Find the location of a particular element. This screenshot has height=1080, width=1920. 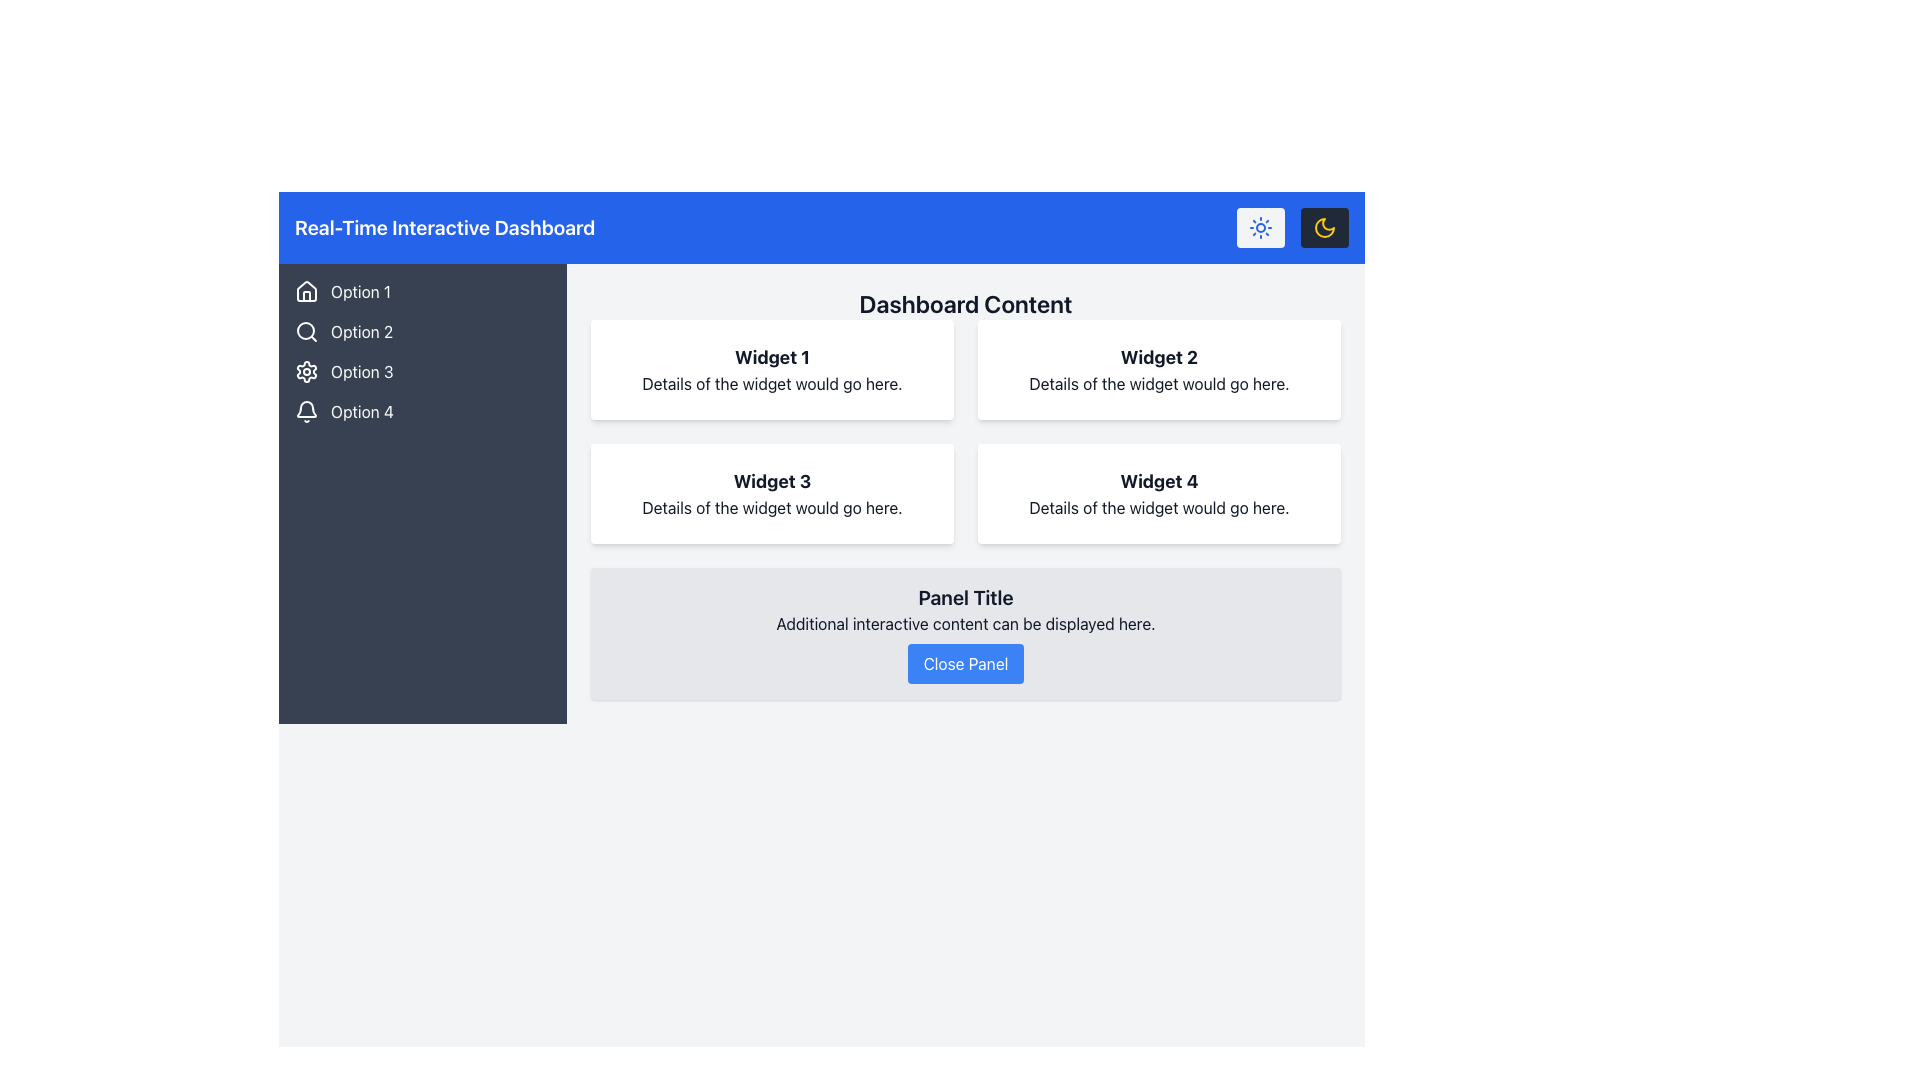

the sun-like icon in the header bar is located at coordinates (1260, 226).